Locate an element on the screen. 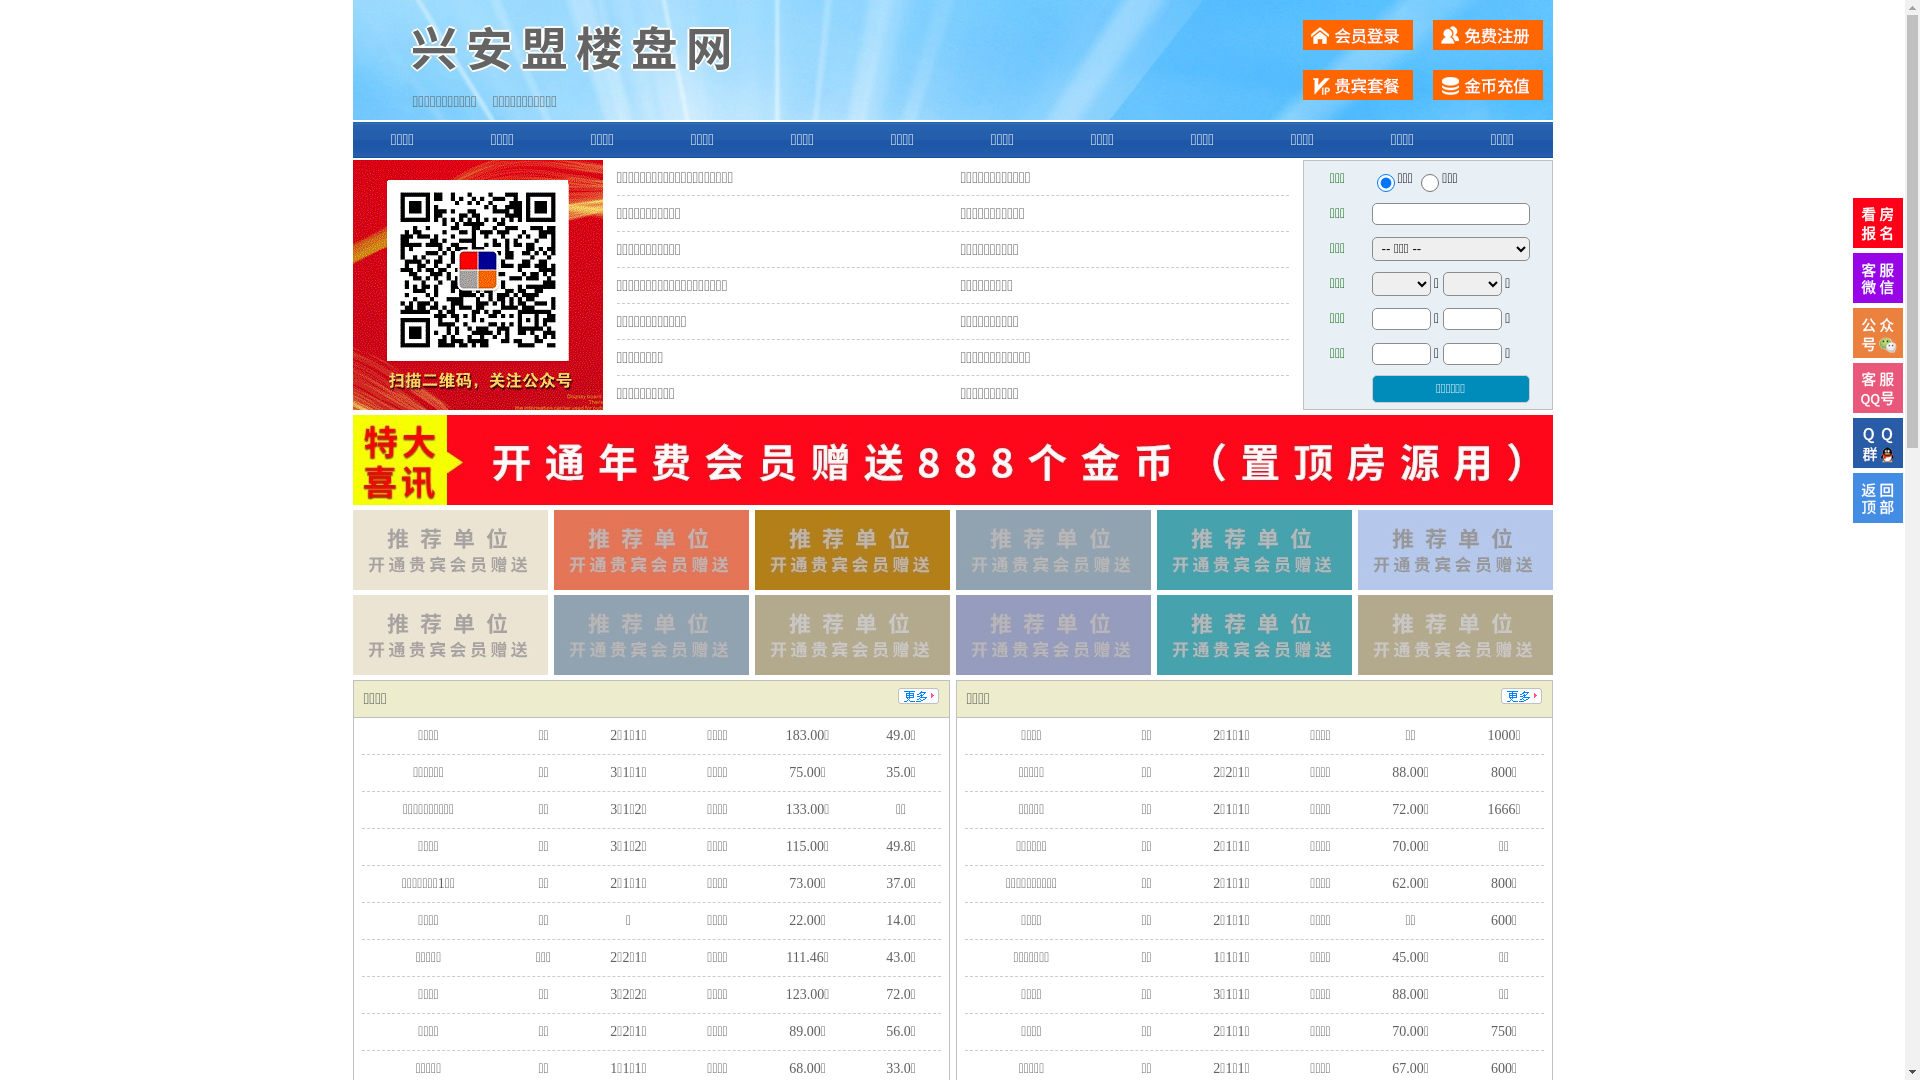  'chuzu' is located at coordinates (1429, 182).